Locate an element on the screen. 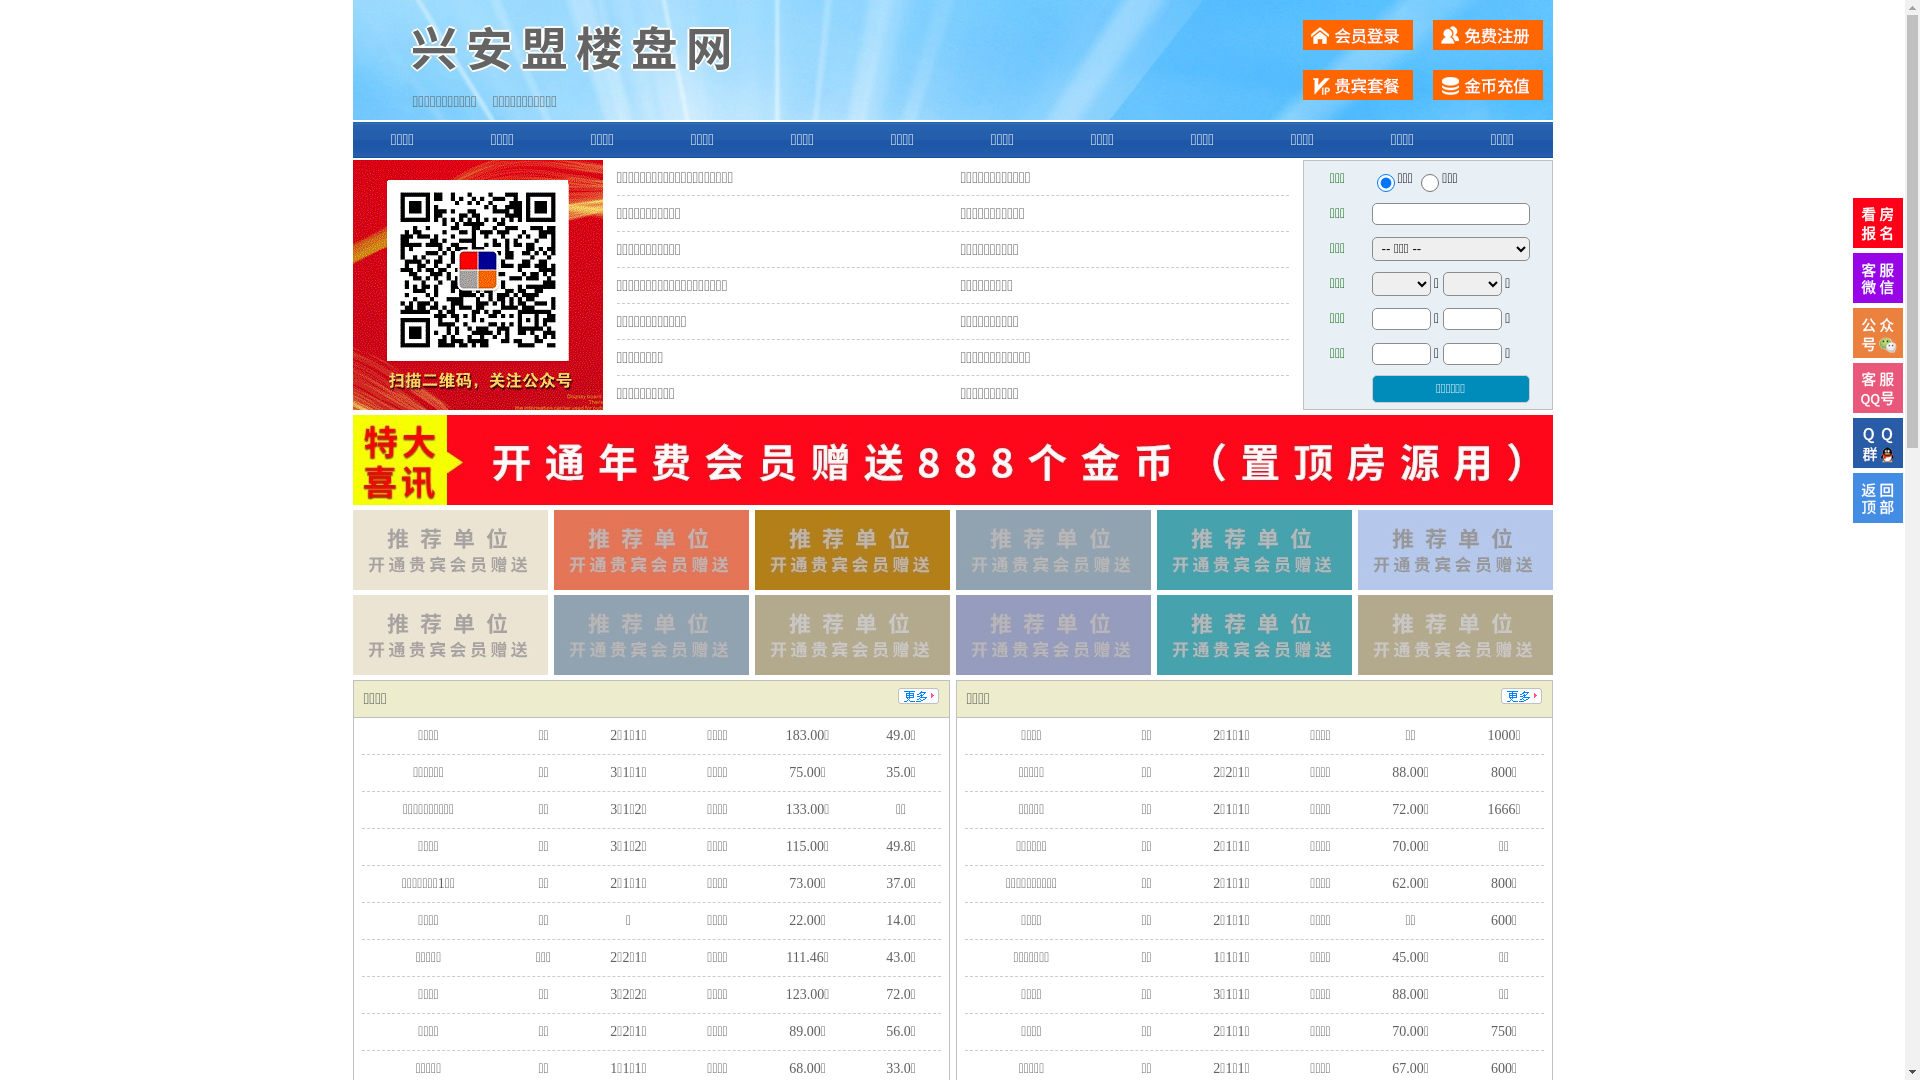  'chuzu' is located at coordinates (1429, 182).